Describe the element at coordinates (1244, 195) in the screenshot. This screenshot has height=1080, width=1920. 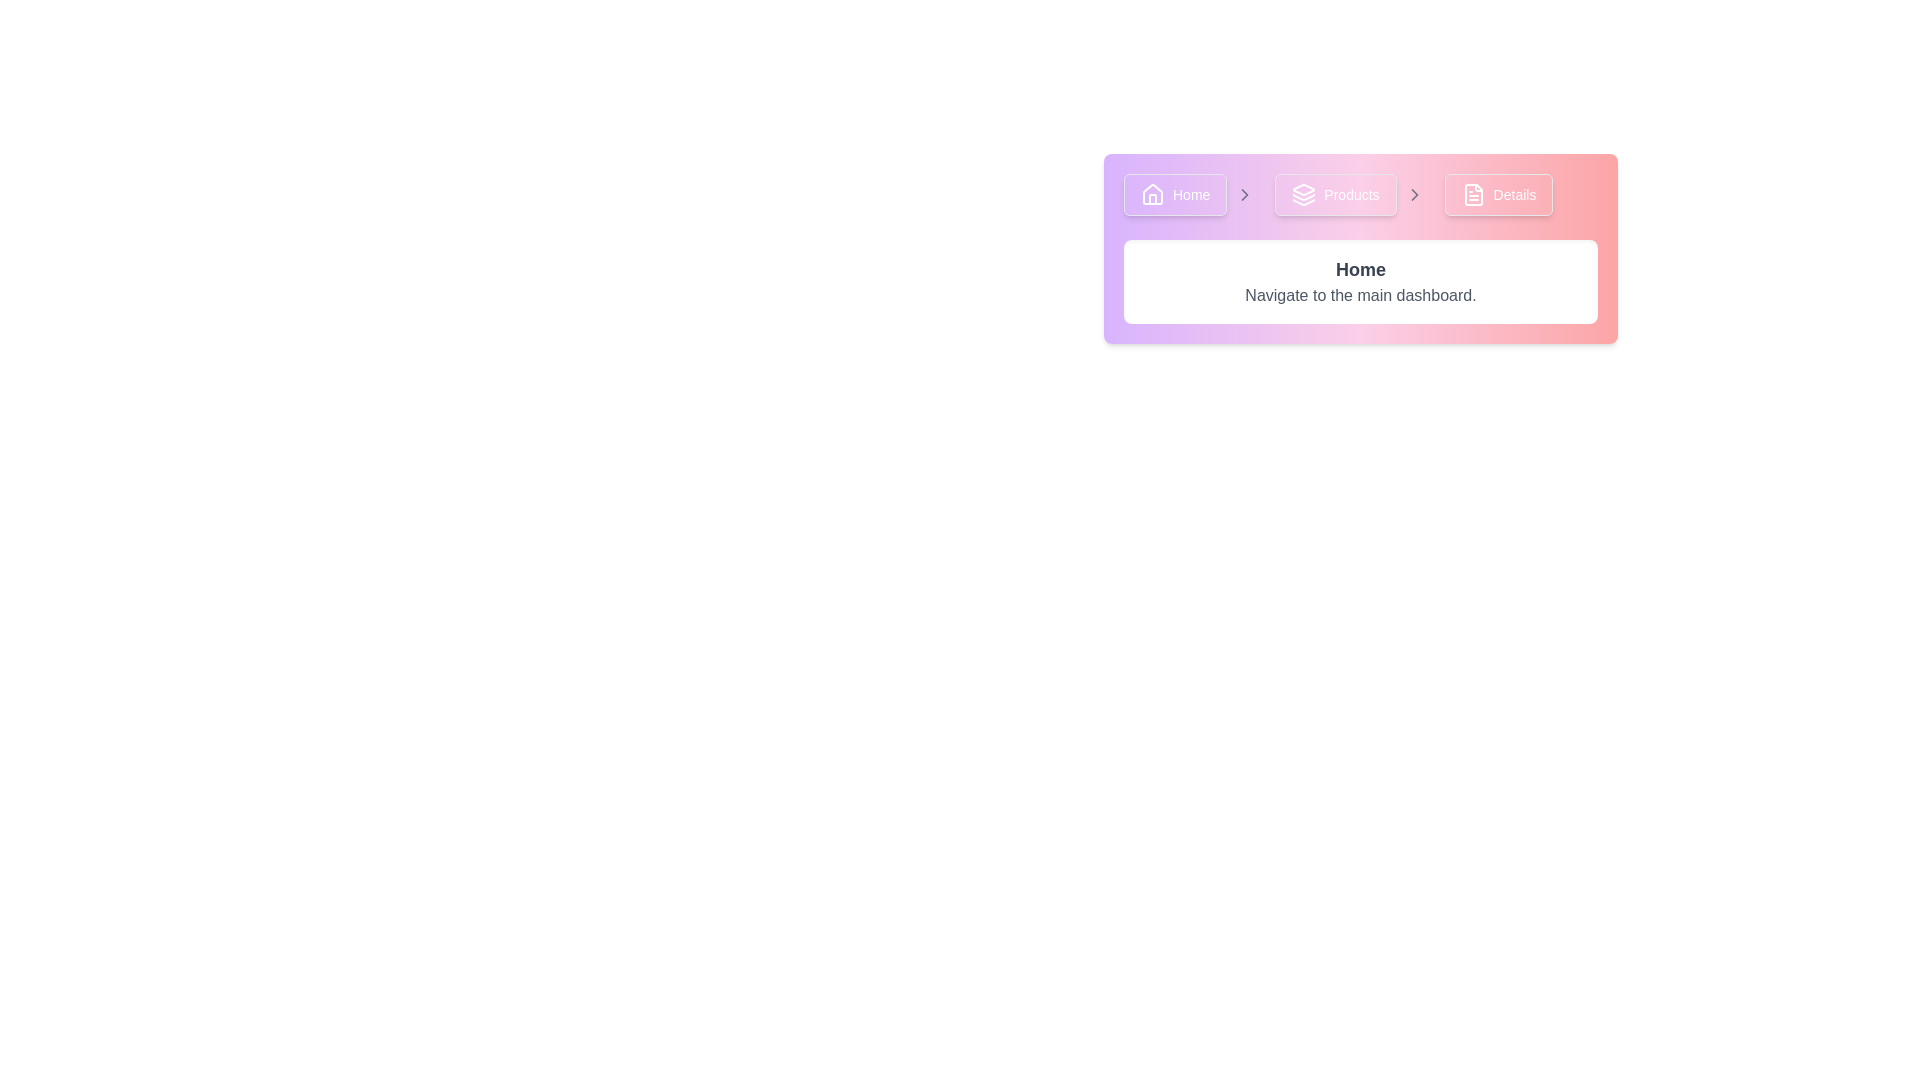
I see `the right-pointing arrow-shaped icon located in the middle section of the horizontal navigation bar, positioned between the 'Home' text button and the 'Products' button` at that location.